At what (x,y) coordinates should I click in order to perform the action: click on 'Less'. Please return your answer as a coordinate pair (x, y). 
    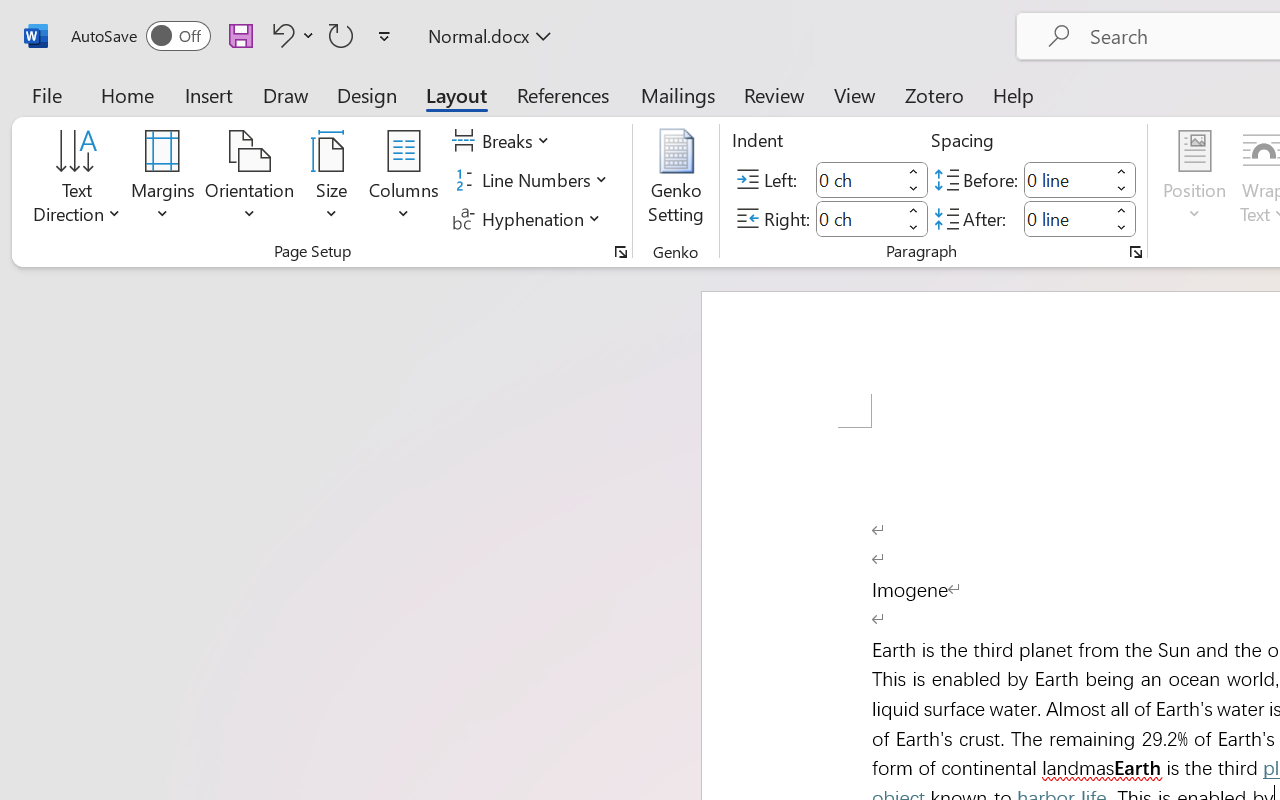
    Looking at the image, I should click on (1121, 227).